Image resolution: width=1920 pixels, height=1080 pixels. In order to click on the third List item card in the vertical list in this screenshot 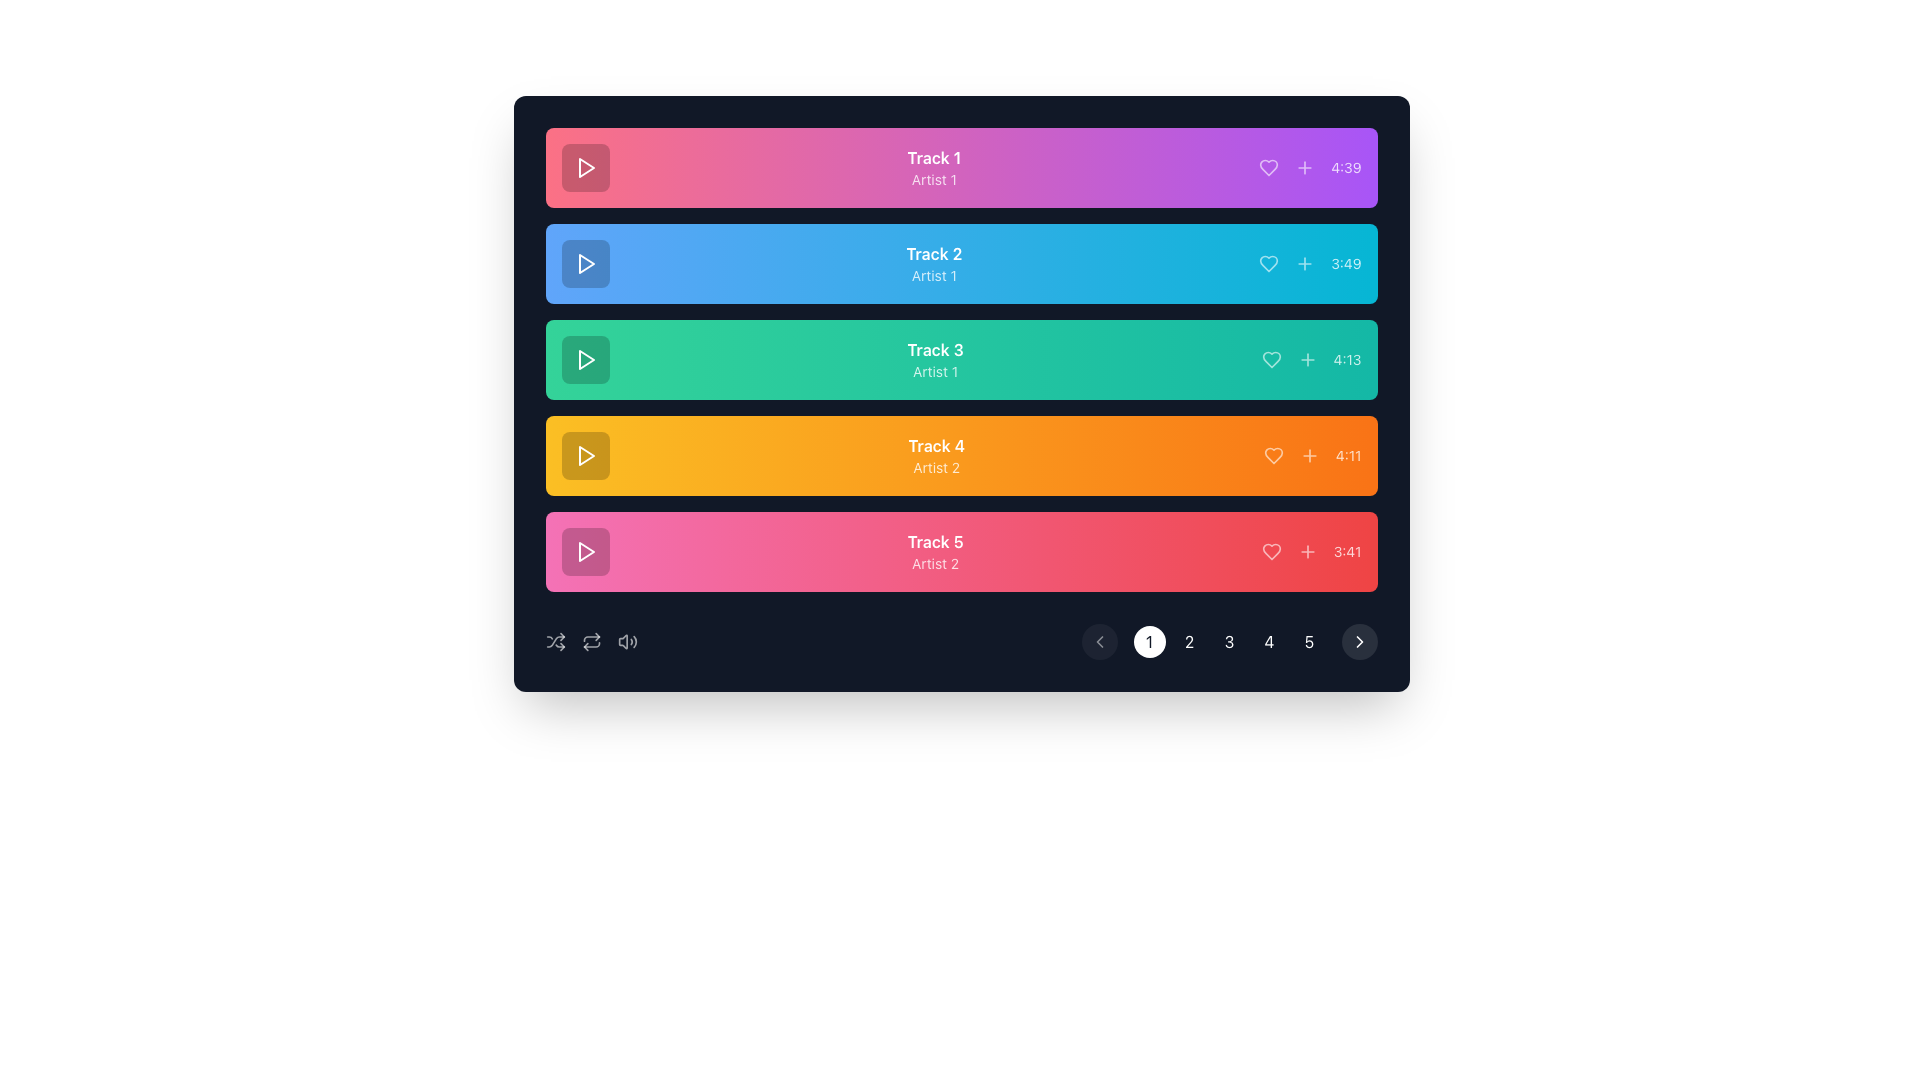, I will do `click(961, 358)`.